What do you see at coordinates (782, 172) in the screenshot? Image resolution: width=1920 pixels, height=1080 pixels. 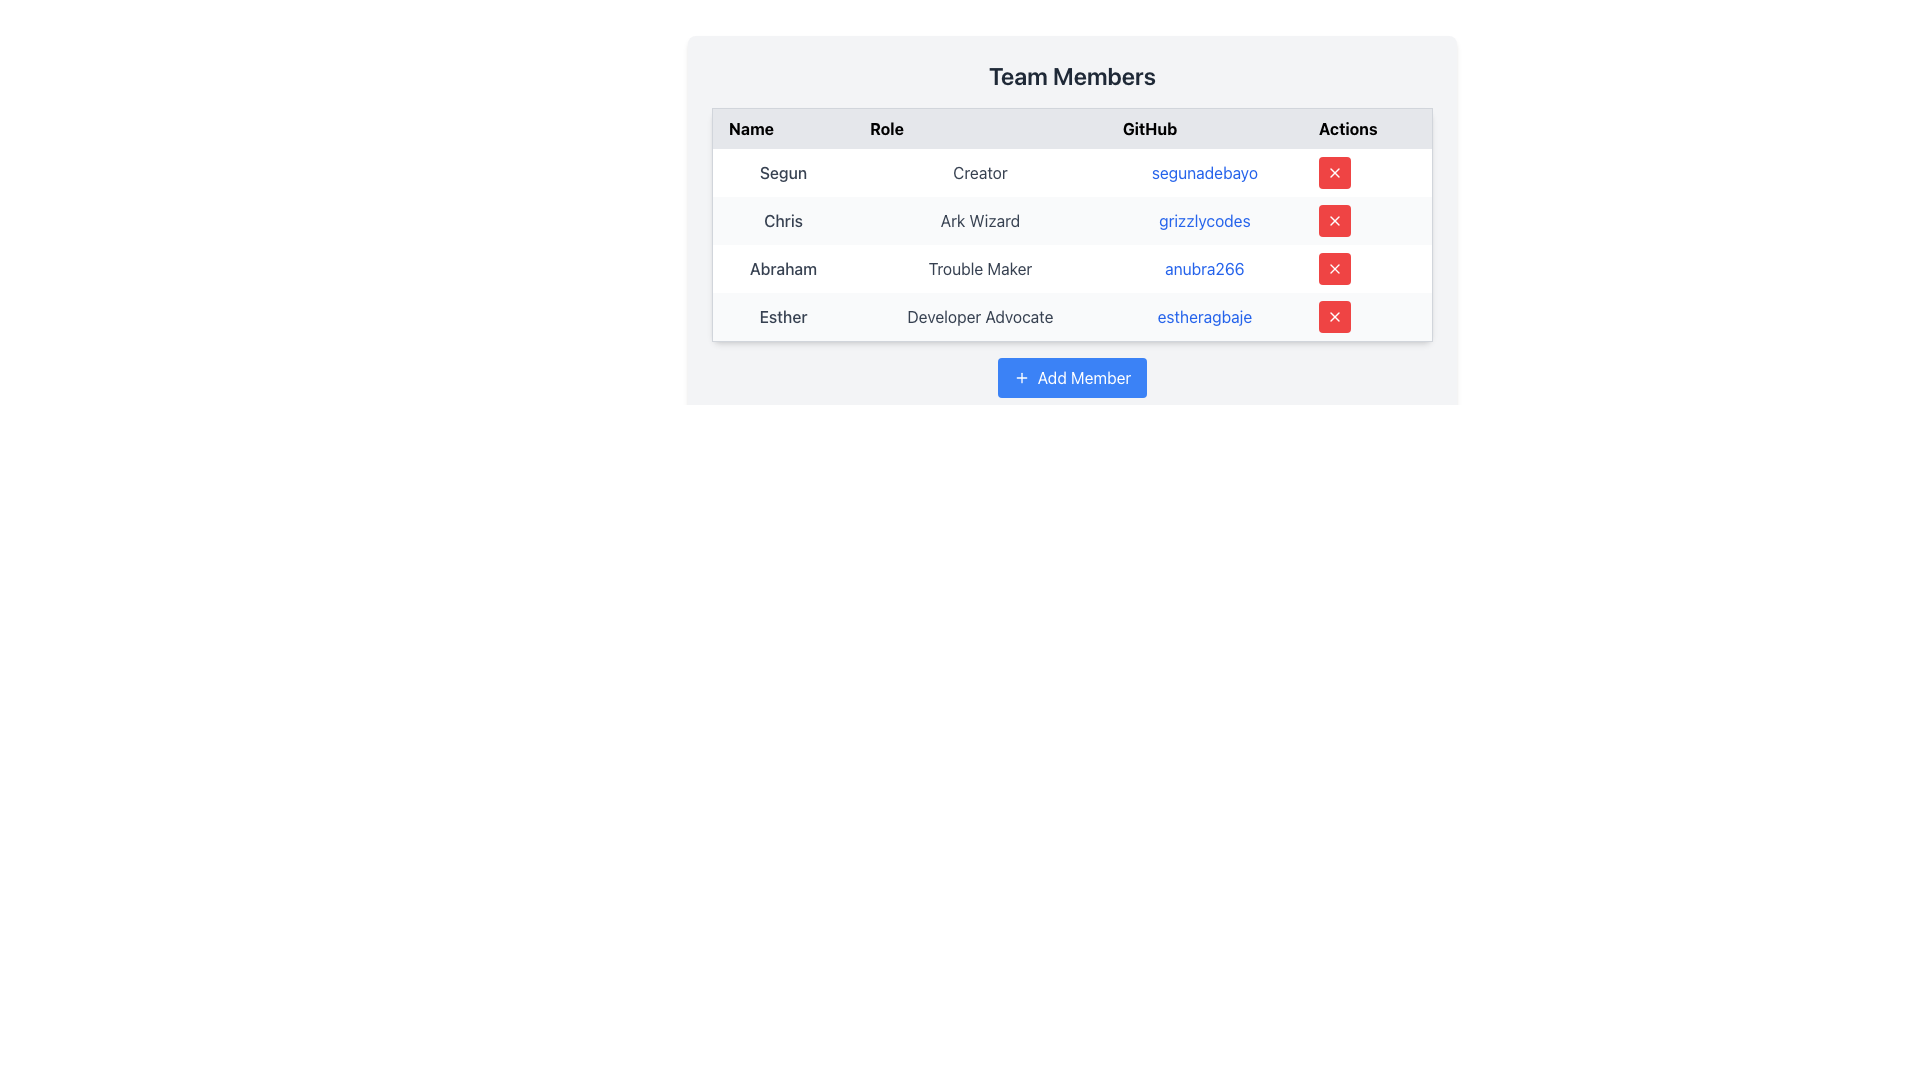 I see `the text label displaying the name 'Segun' located in the first cell of the first column of the table in the 'Team Members' section` at bounding box center [782, 172].